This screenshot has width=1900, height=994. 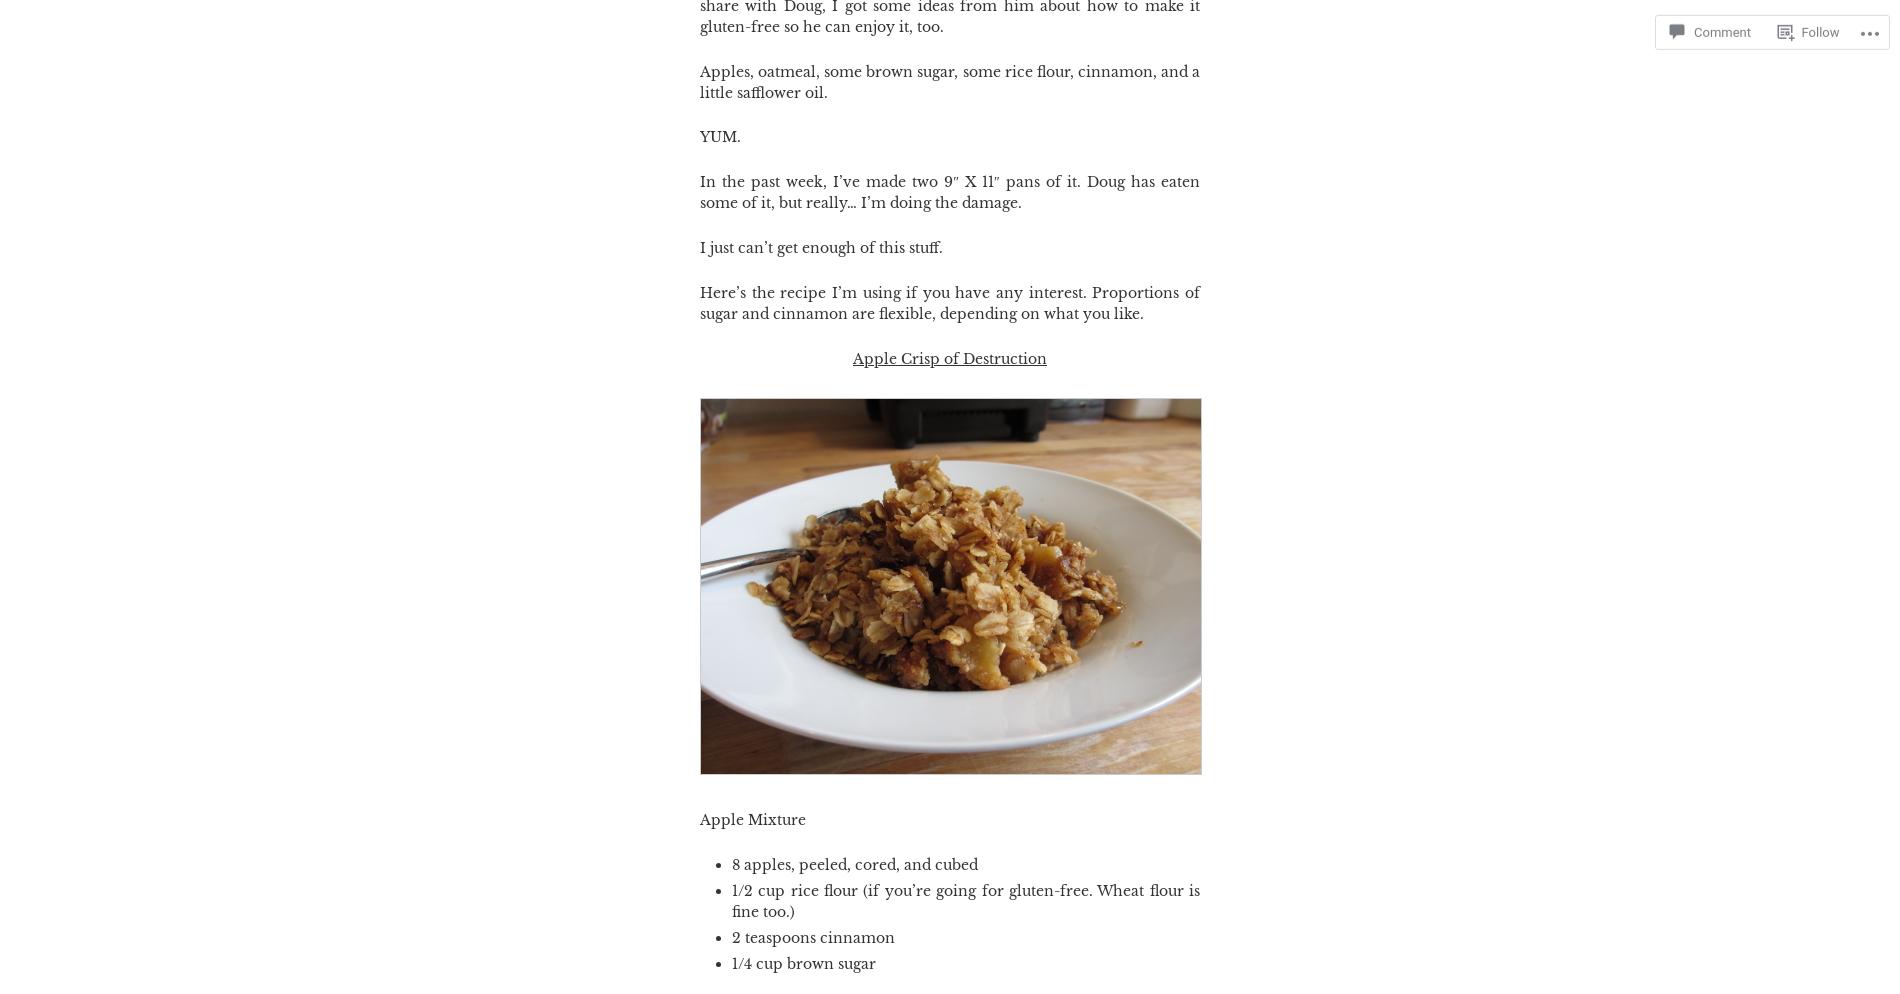 What do you see at coordinates (965, 899) in the screenshot?
I see `'1/2 cup rice flour (if you’re going for gluten-free. Wheat flour is fine too.)'` at bounding box center [965, 899].